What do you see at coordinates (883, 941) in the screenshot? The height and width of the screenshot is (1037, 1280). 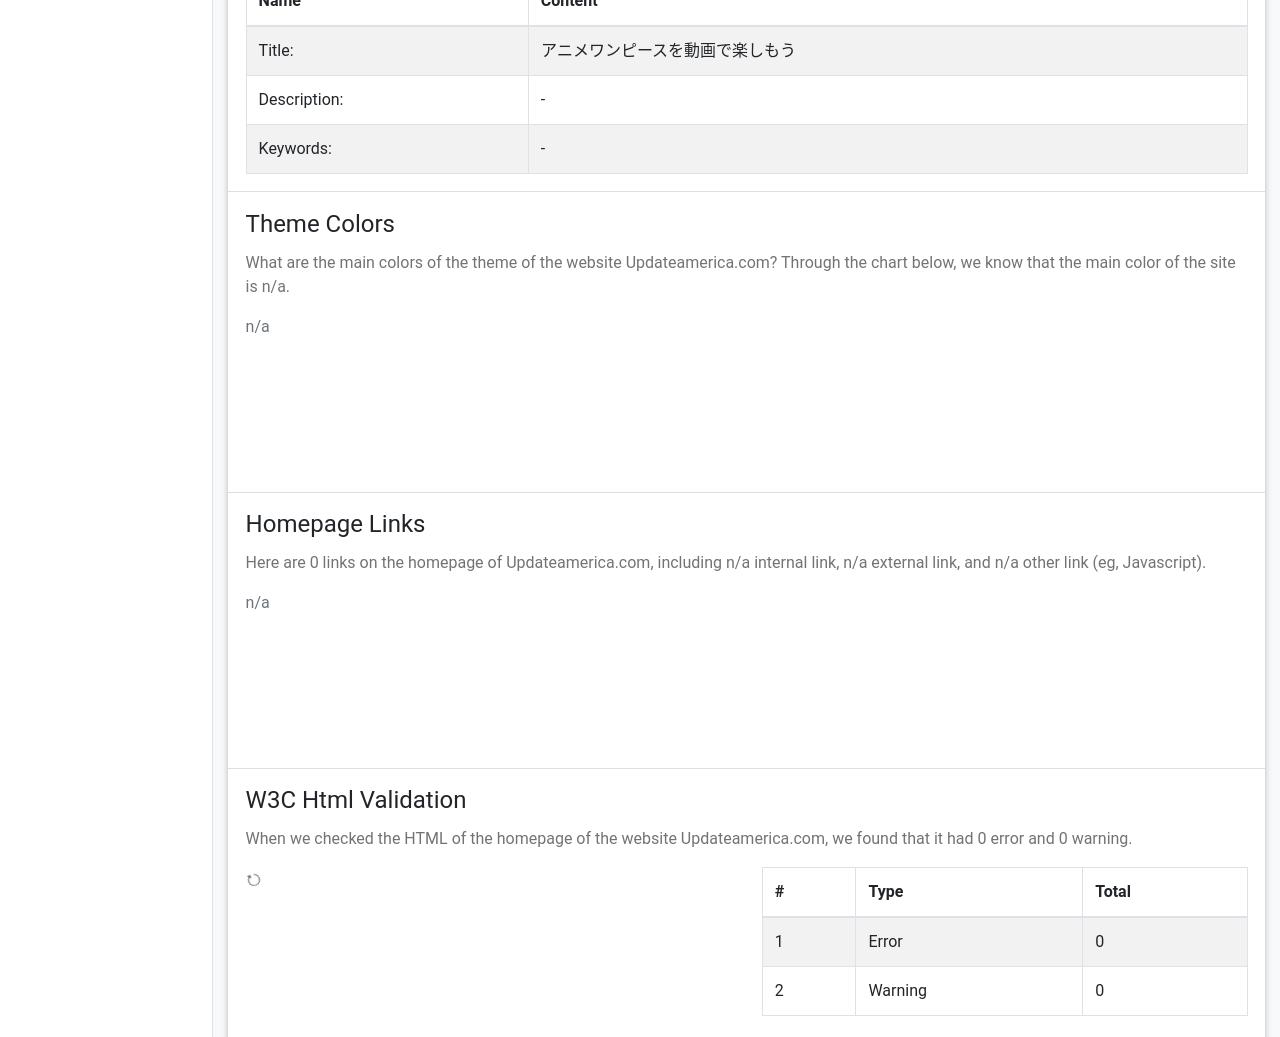 I see `'Error'` at bounding box center [883, 941].